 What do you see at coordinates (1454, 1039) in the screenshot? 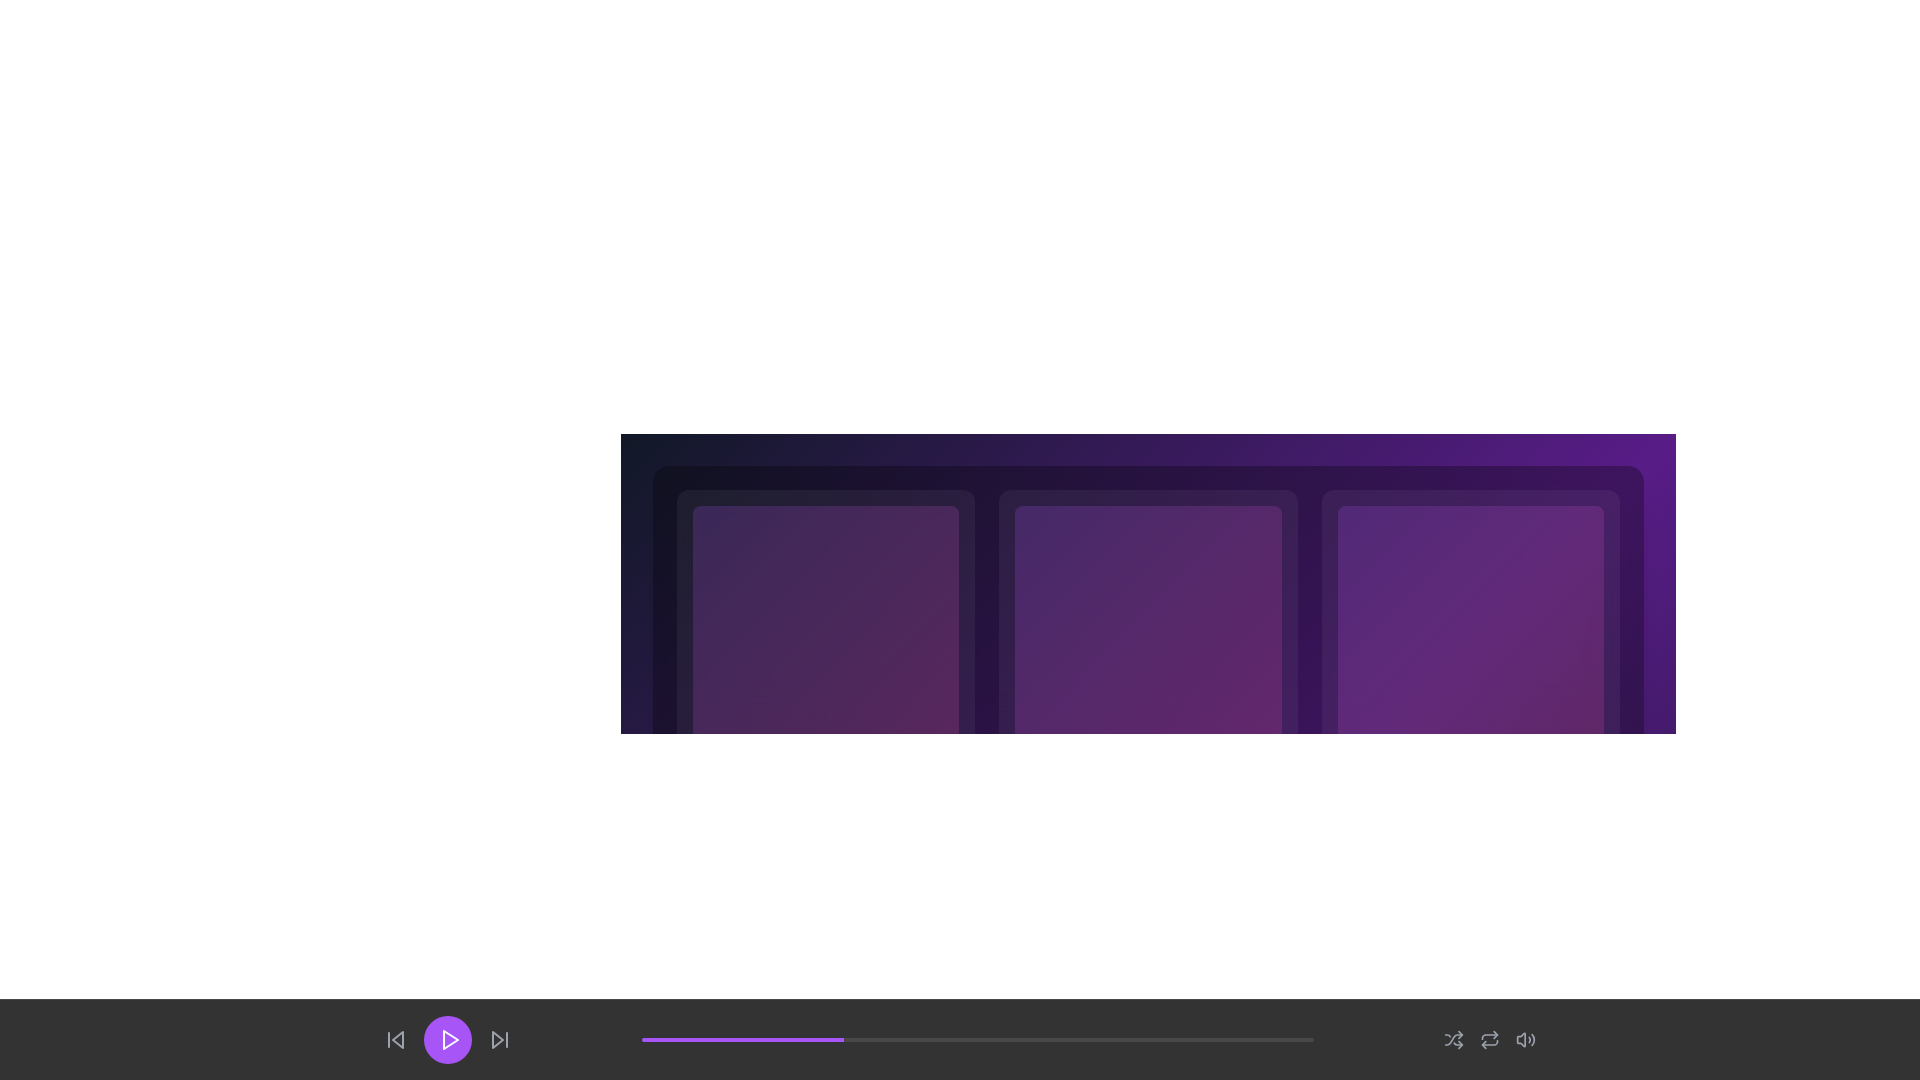
I see `the leftmost icon button, which resembles a shuffle symbol in a grayish tone, located in the dark-themed bottom control bar` at bounding box center [1454, 1039].